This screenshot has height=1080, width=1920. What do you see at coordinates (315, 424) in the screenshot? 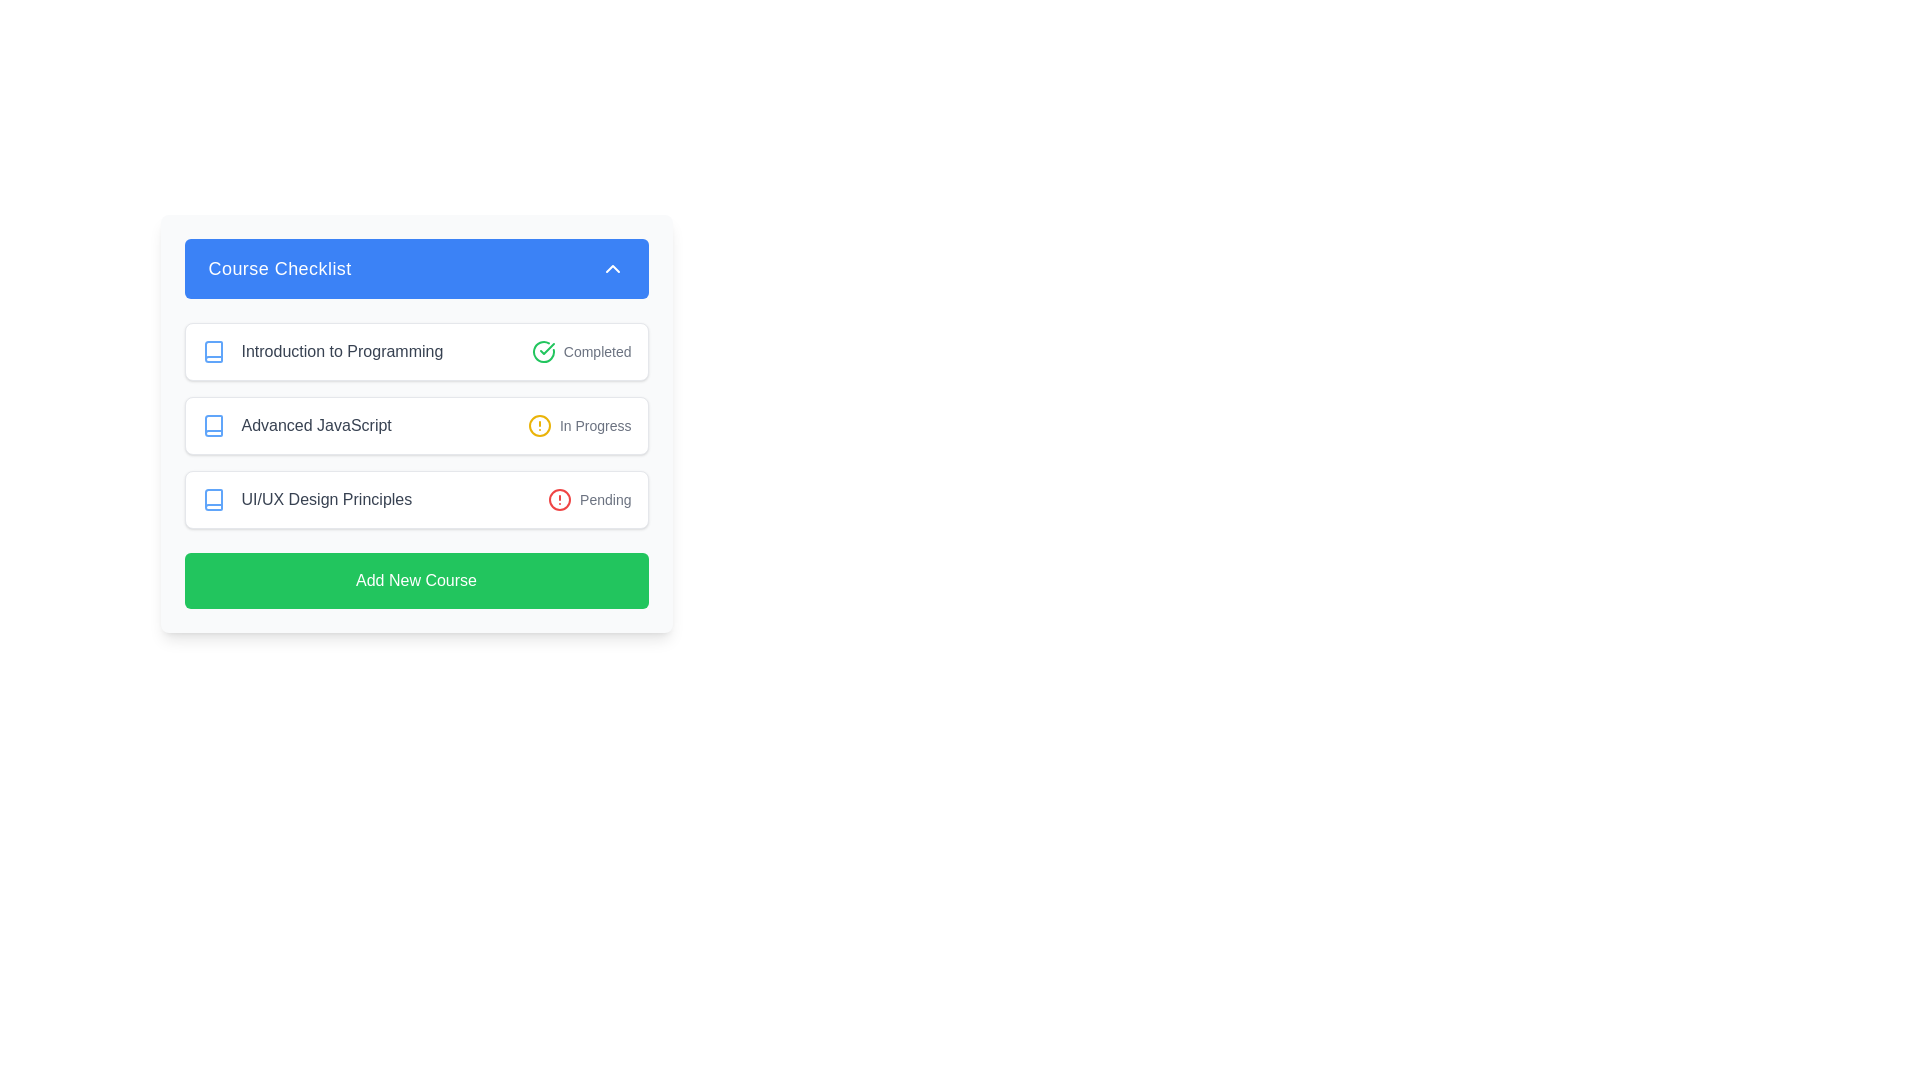
I see `the text label displaying 'Advanced JavaScript' in the checklist interface` at bounding box center [315, 424].